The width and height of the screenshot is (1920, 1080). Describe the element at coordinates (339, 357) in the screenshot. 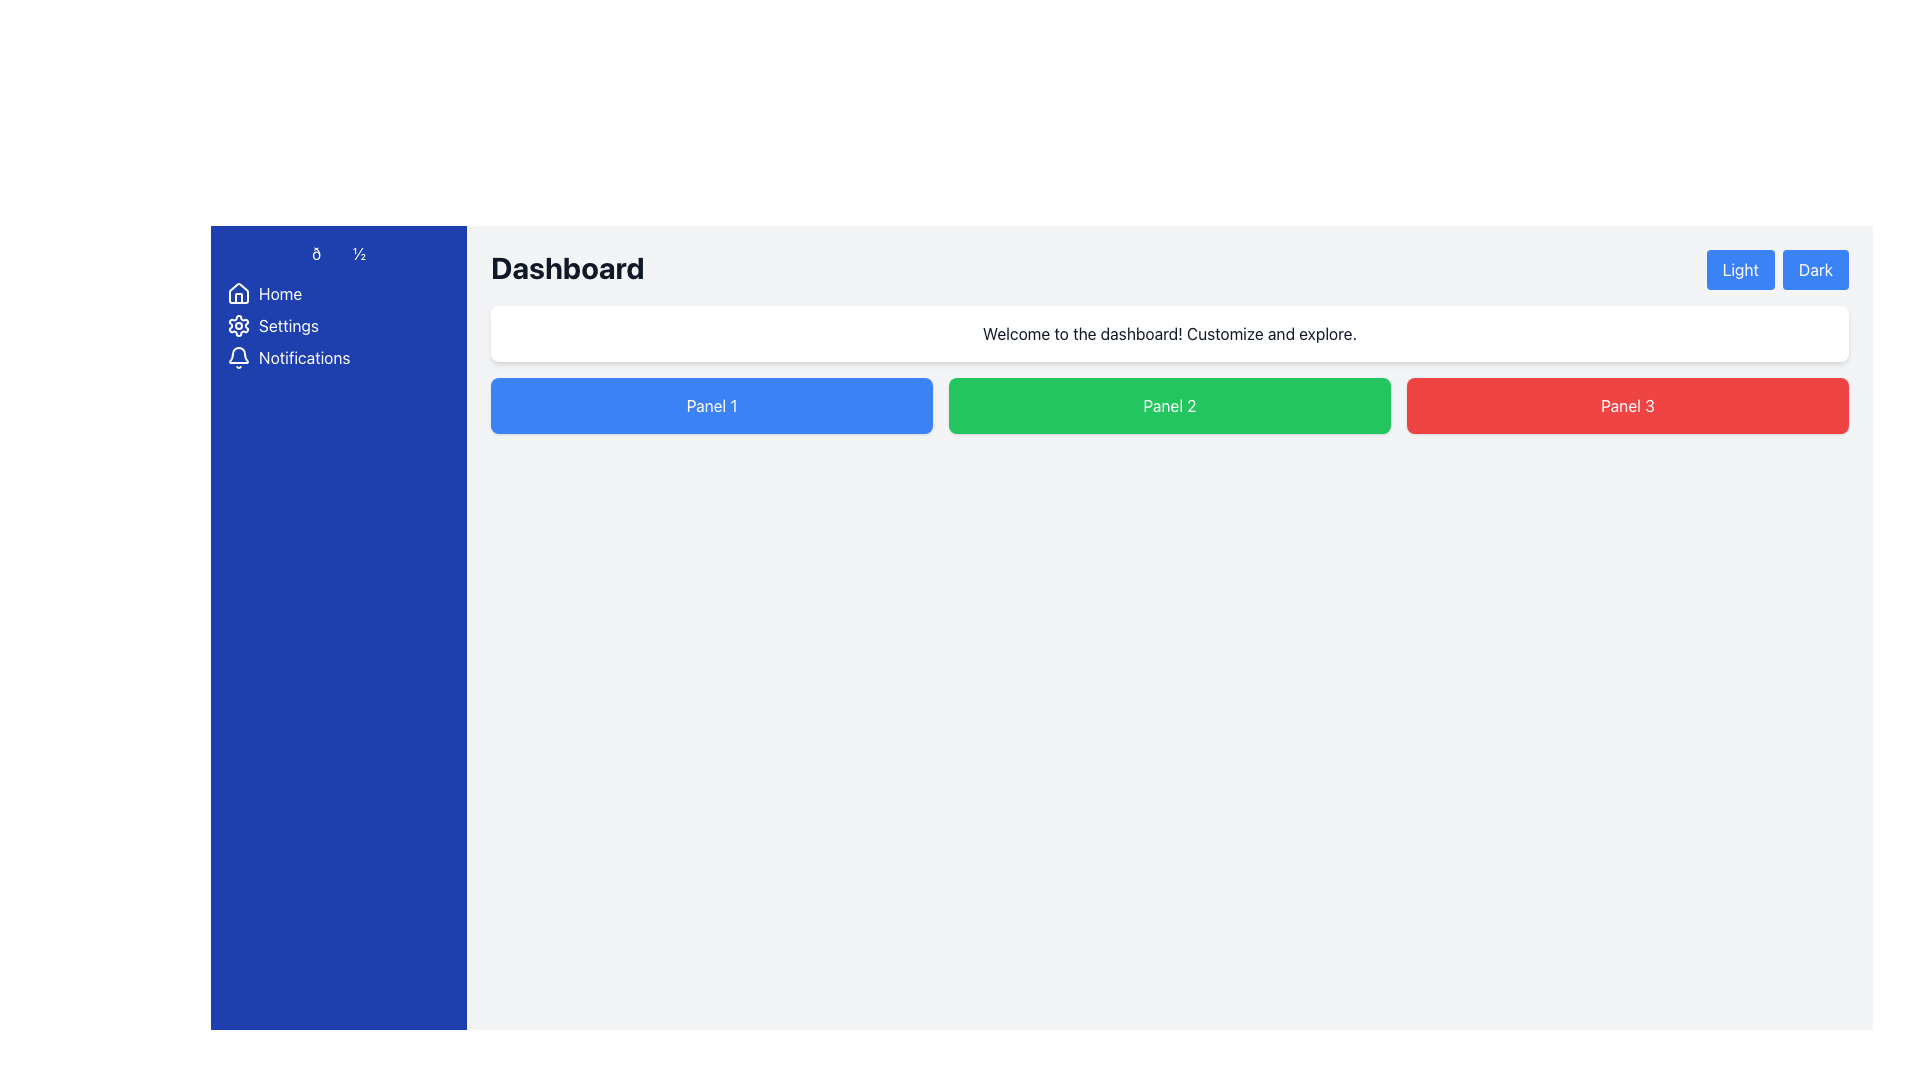

I see `the third navigation link in the vertical menu on the left side of the page to trigger potential hover effects` at that location.